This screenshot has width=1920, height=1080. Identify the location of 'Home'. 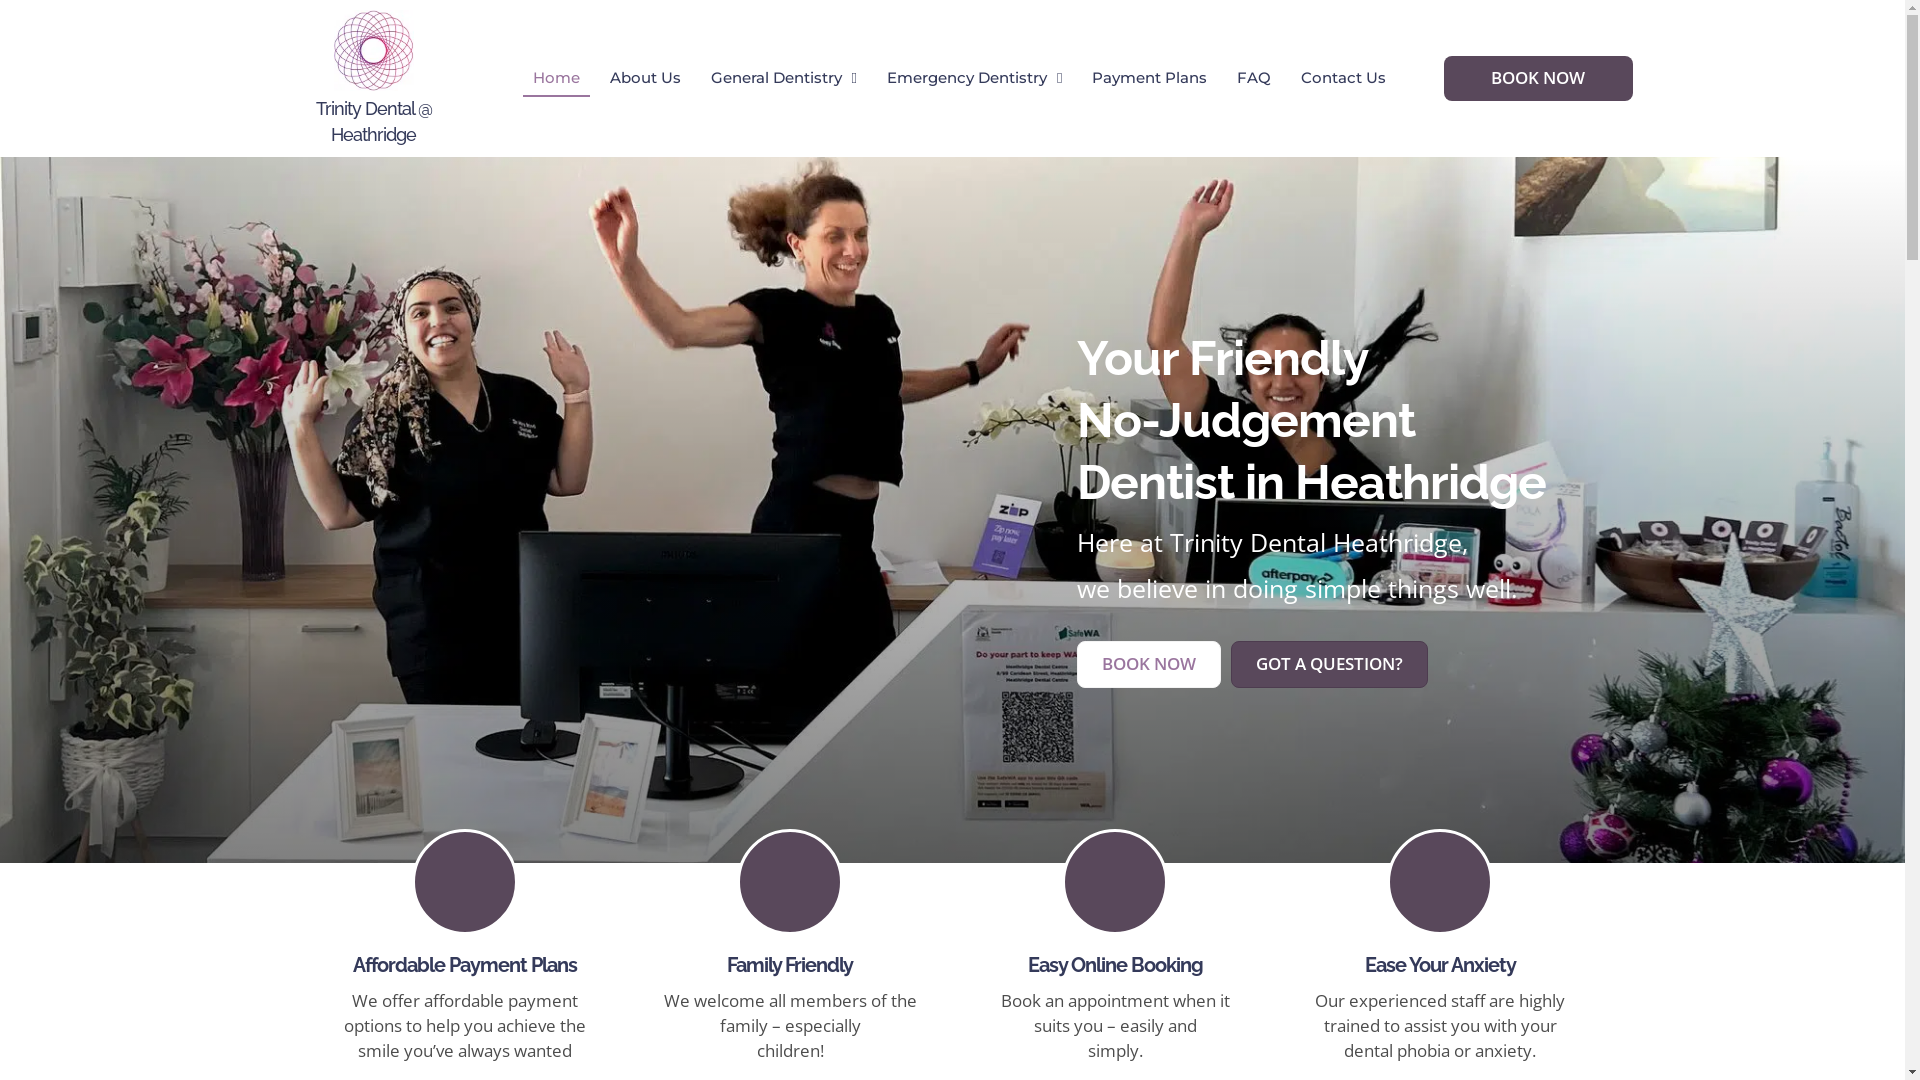
(556, 77).